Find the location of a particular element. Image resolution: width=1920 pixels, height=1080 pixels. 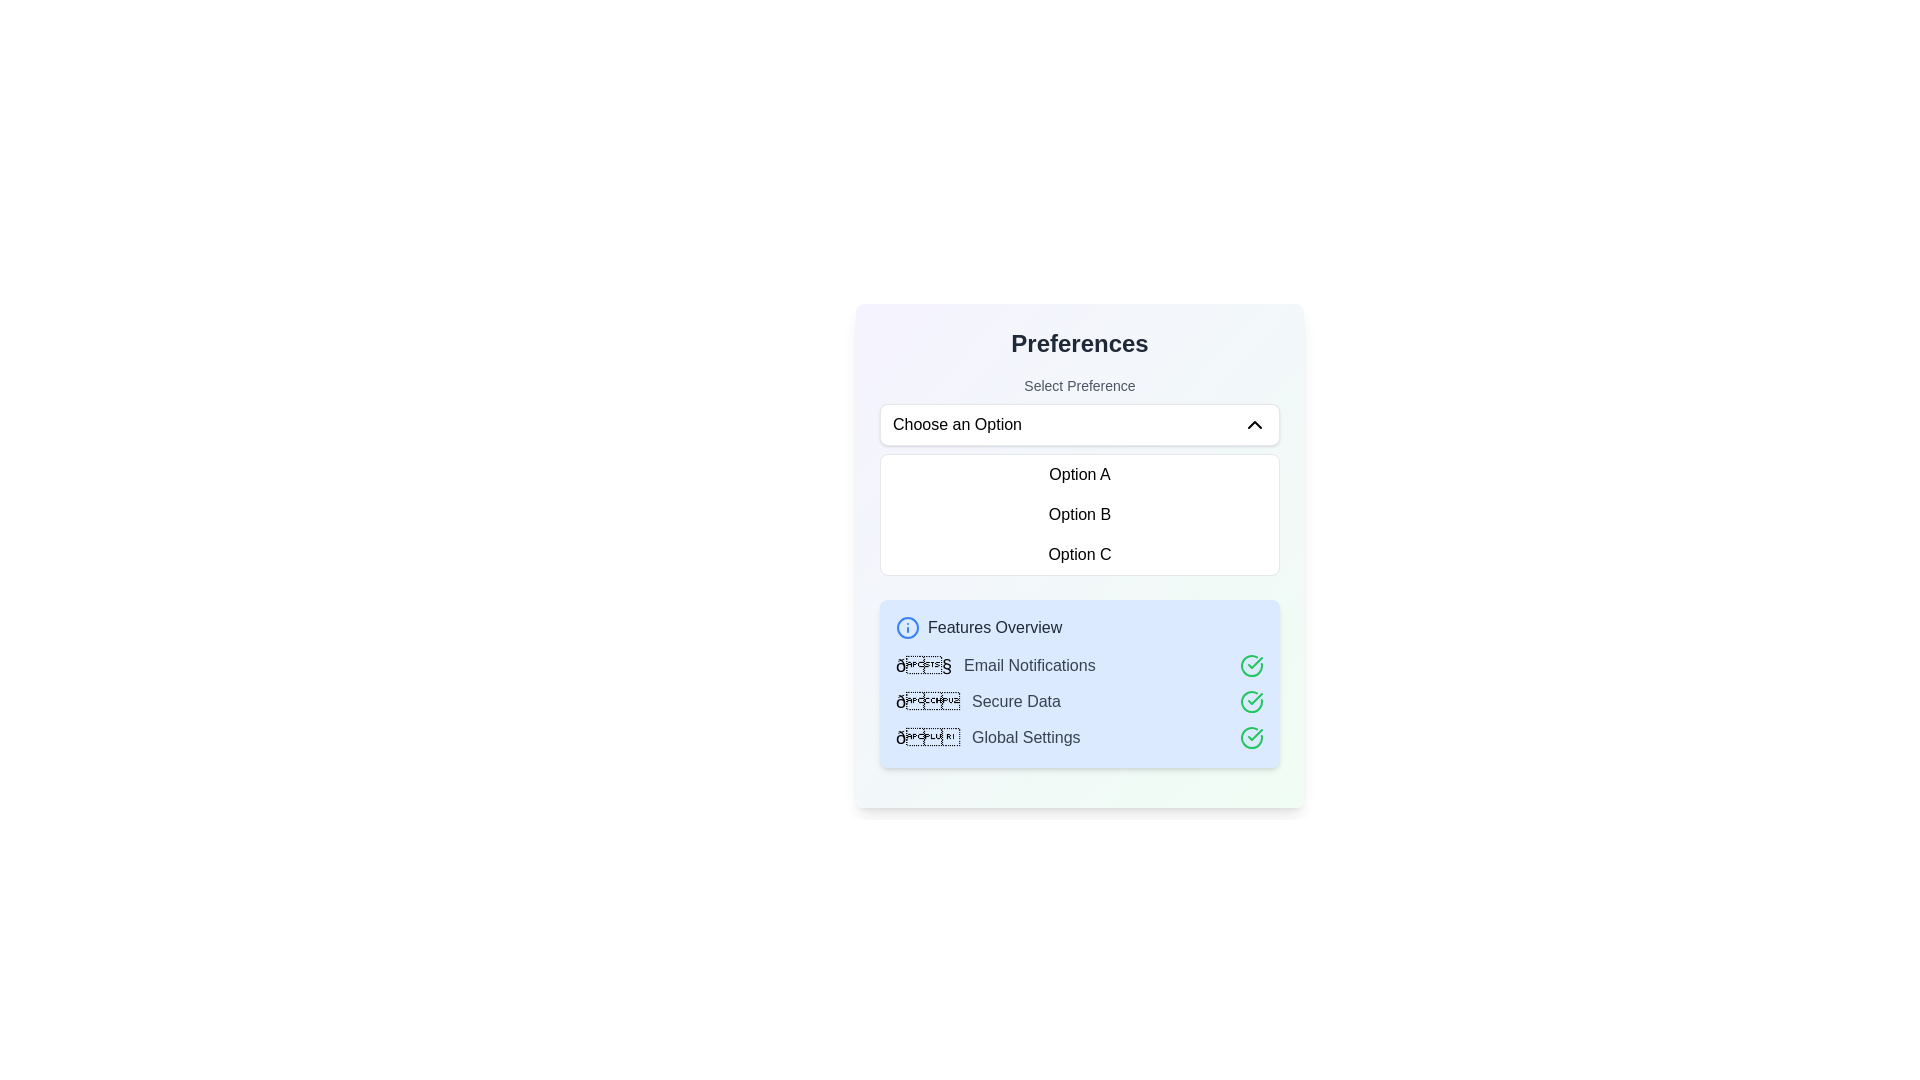

the status of the 'Secure Data' icon located on the far right of the 'Secure Data' row in the 'Features Overview' section is located at coordinates (1251, 701).